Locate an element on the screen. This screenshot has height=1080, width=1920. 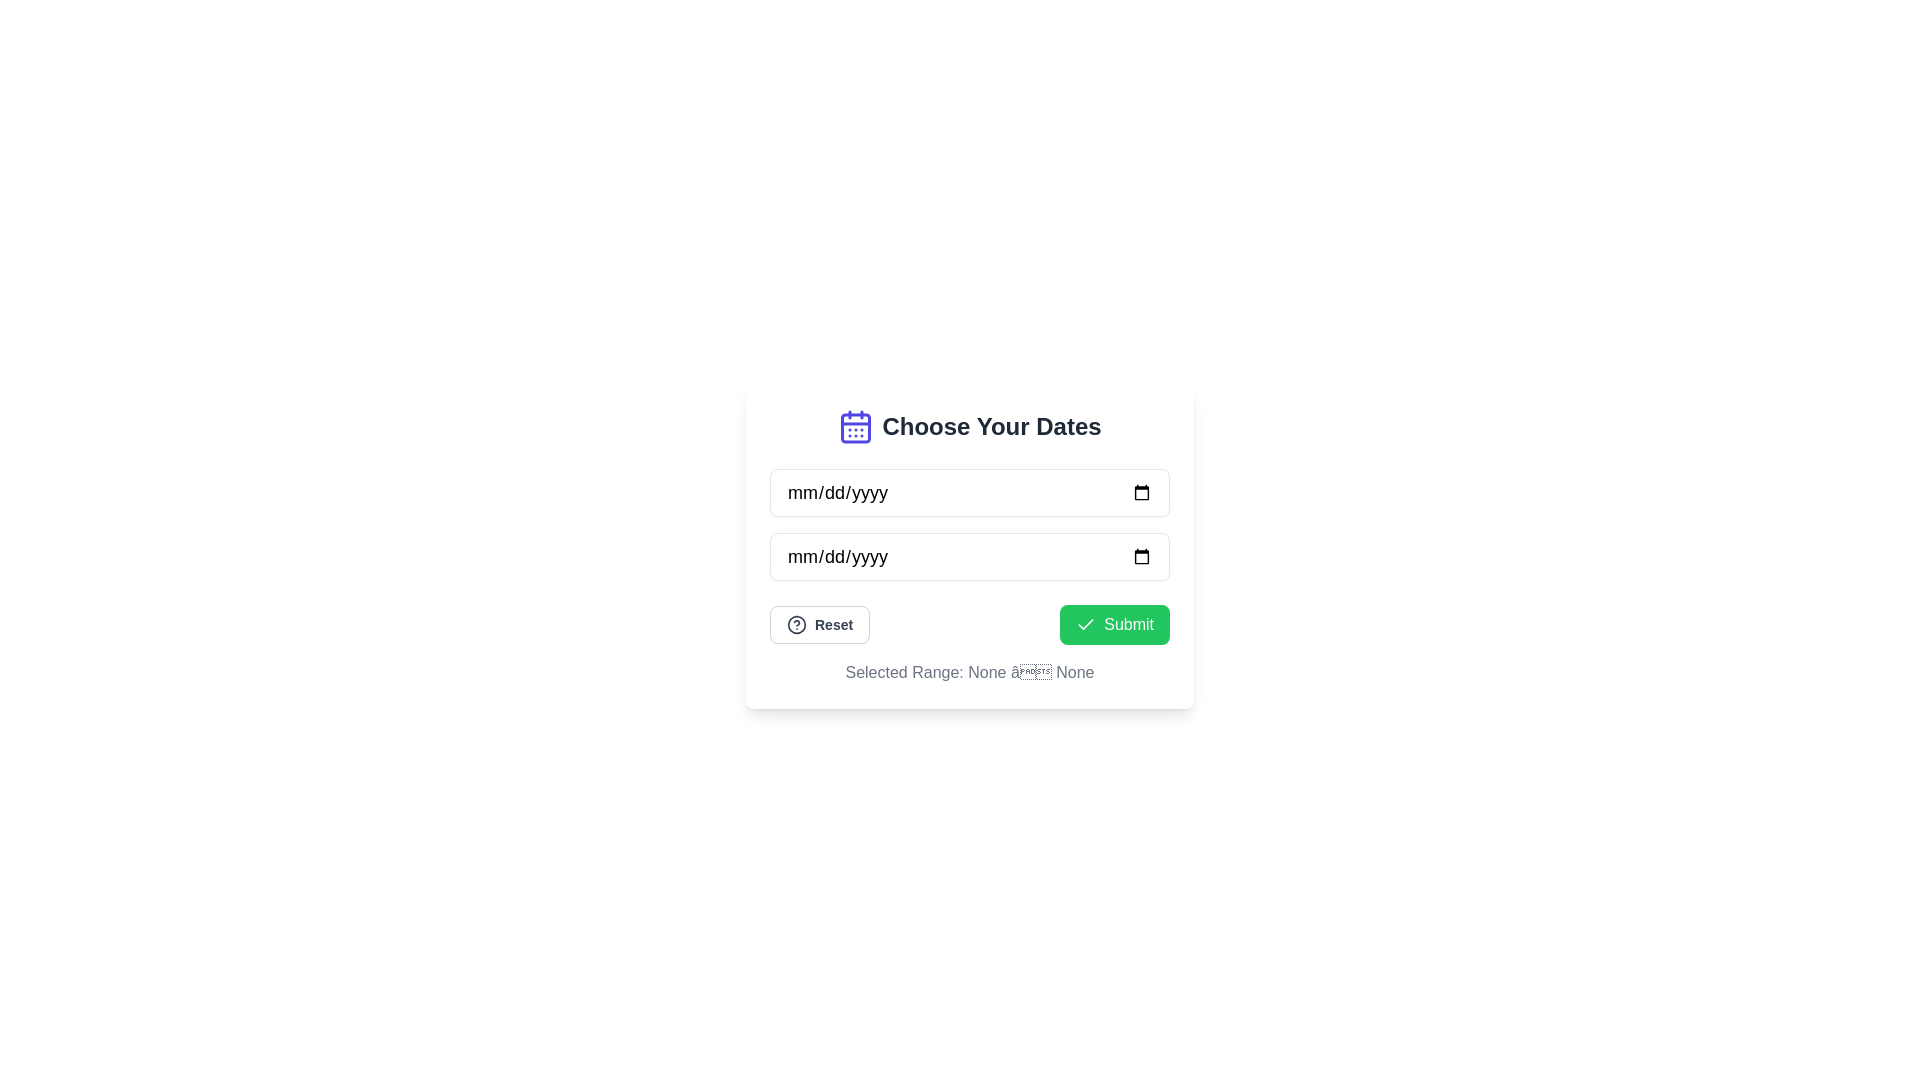
the visual indicator icon to the left of the 'Submit' button, which confirms the action represented by the button is located at coordinates (1085, 623).